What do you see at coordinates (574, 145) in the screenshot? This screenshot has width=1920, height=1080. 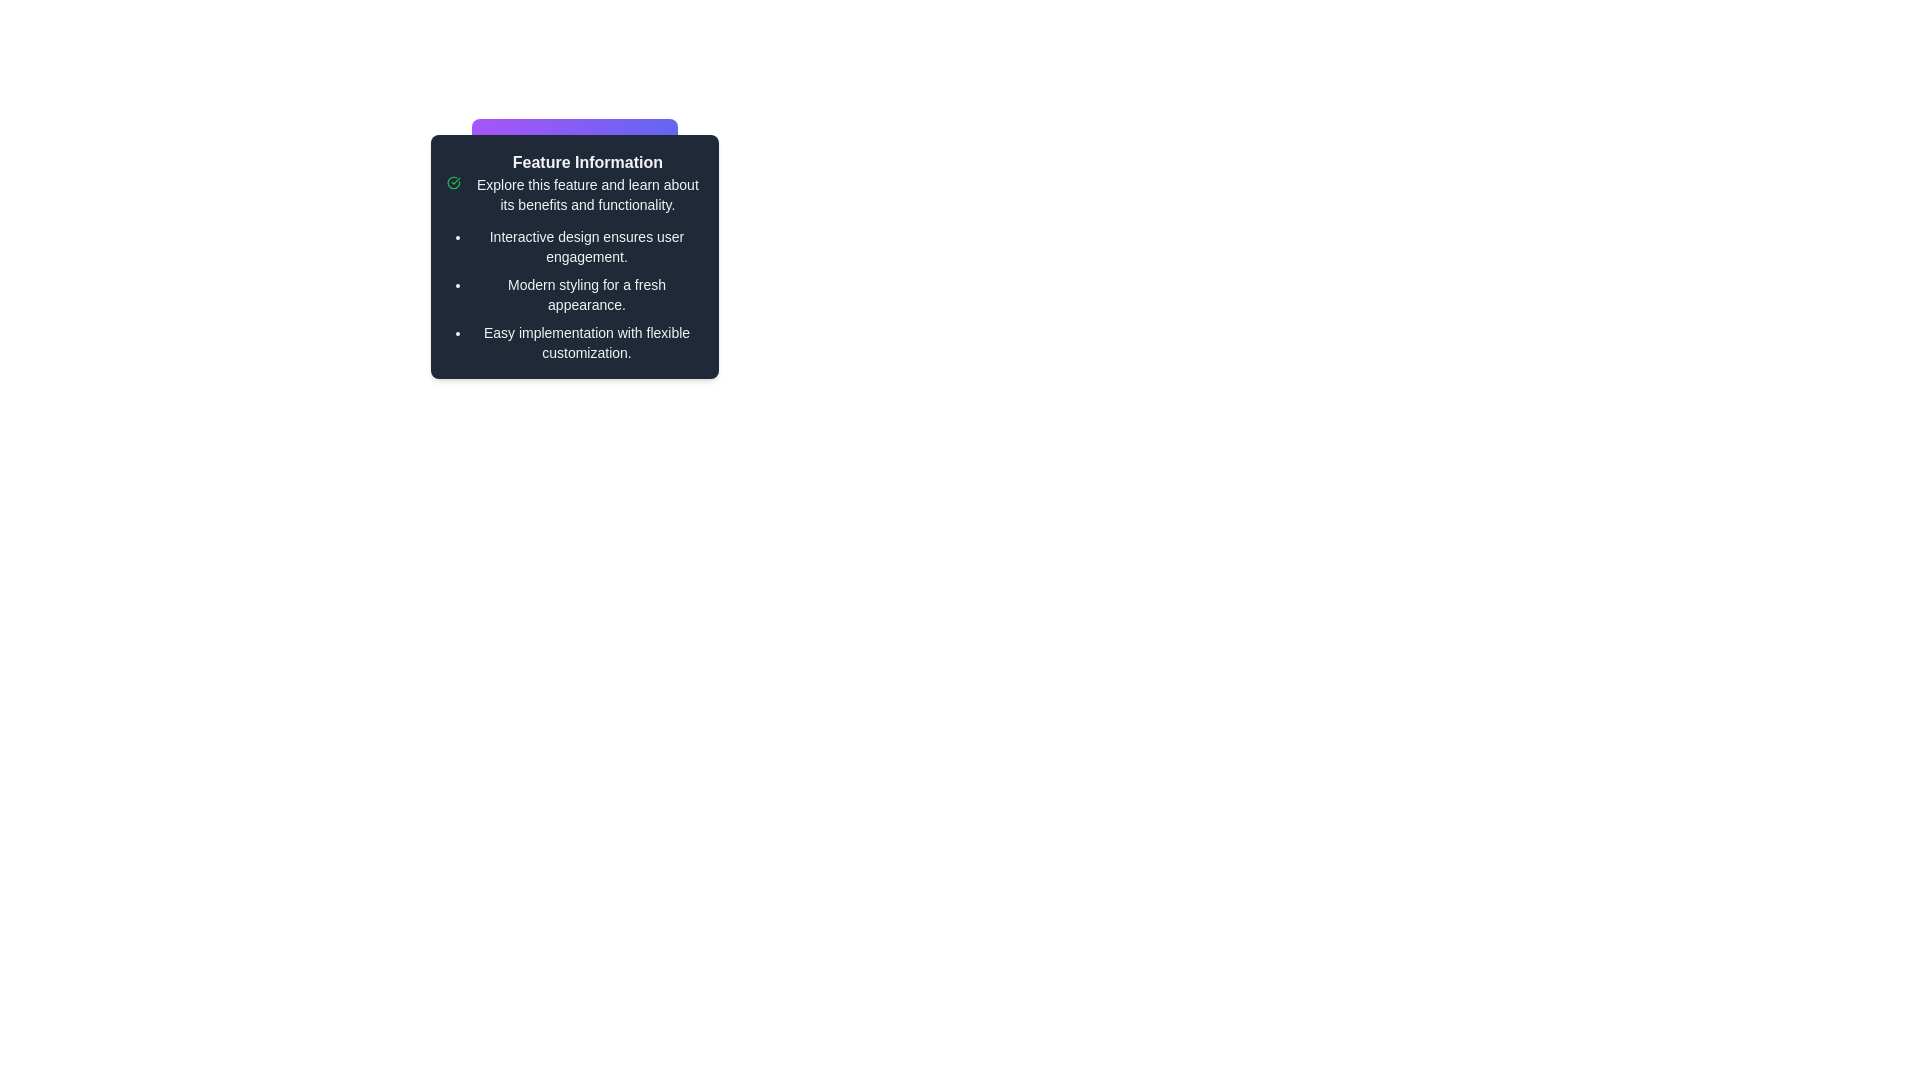 I see `text content of the 'Feature Information' title displayed in bold white text on a dark background, which is part of a larger informational panel` at bounding box center [574, 145].